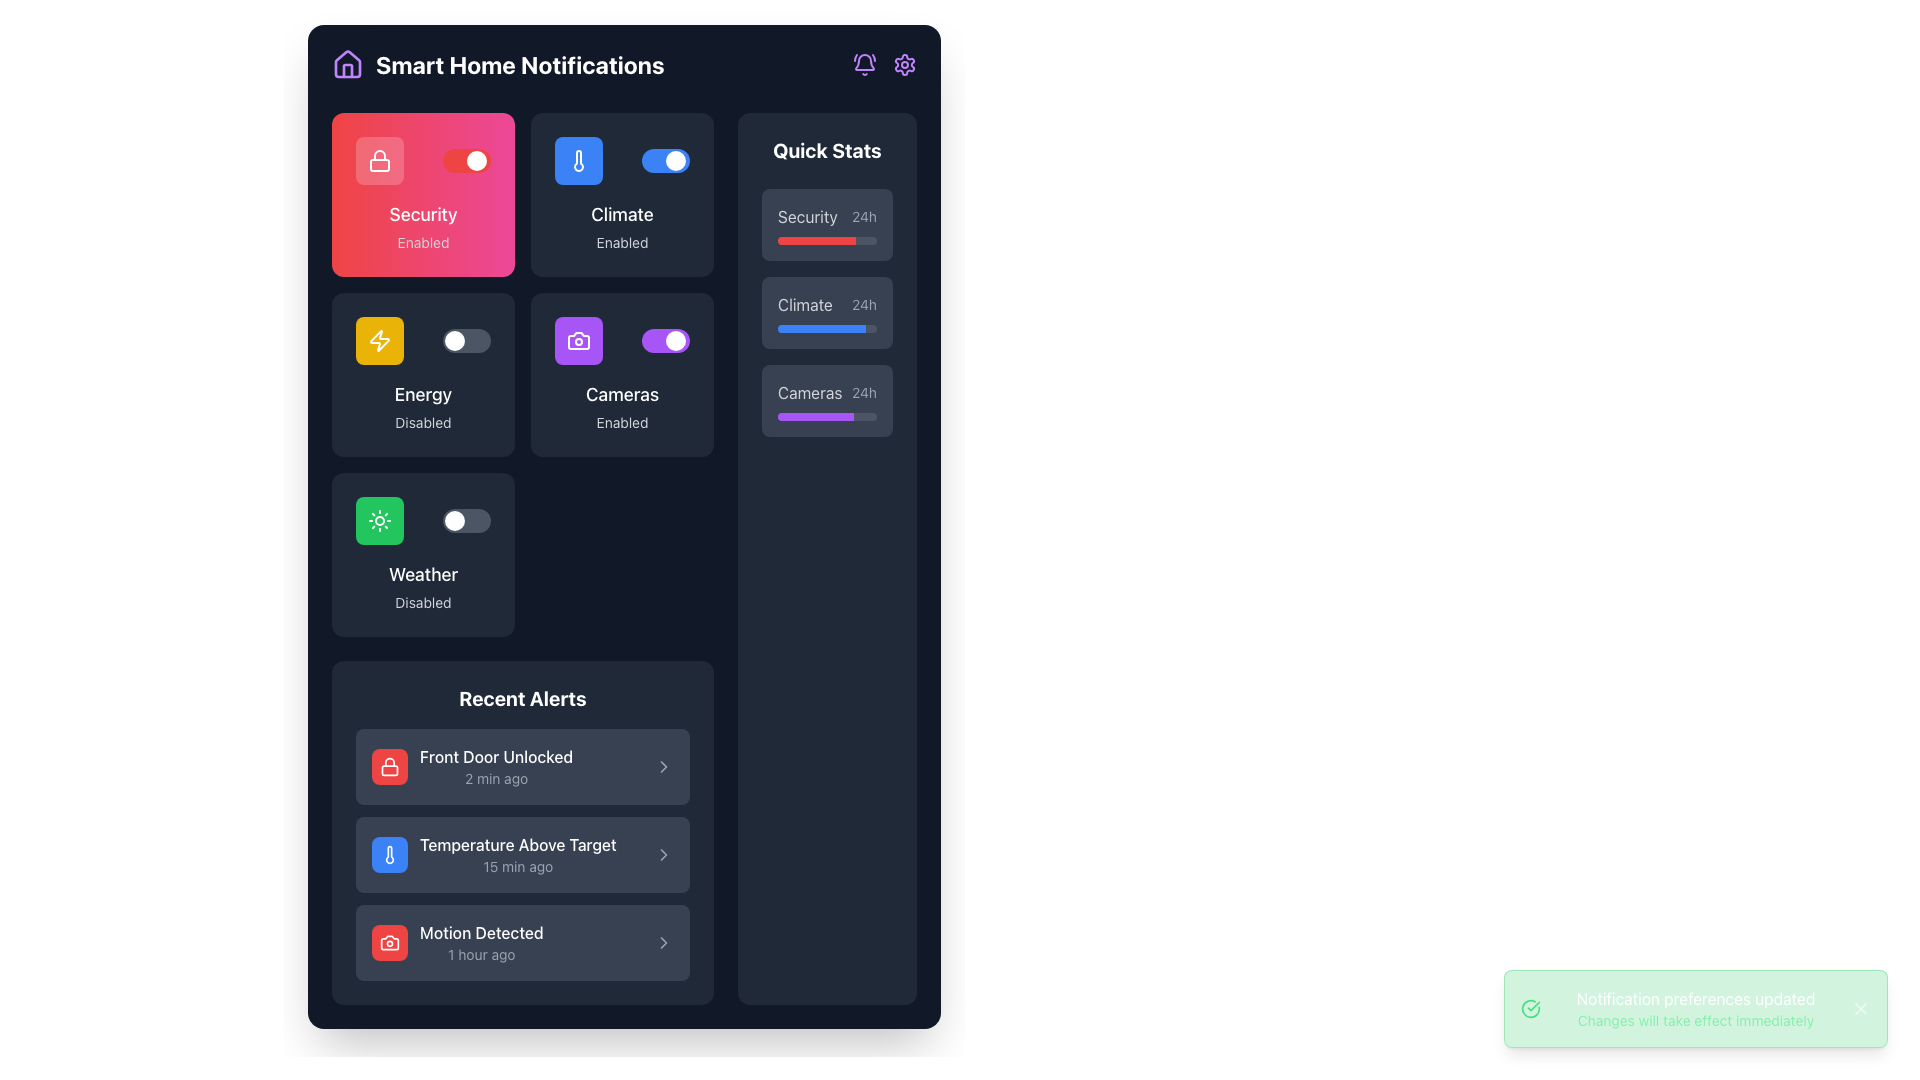  Describe the element at coordinates (422, 242) in the screenshot. I see `the 'Enabled' text label, which is displayed in light gray on a vibrant gradient background within the Security card, positioned below the word 'Security'` at that location.